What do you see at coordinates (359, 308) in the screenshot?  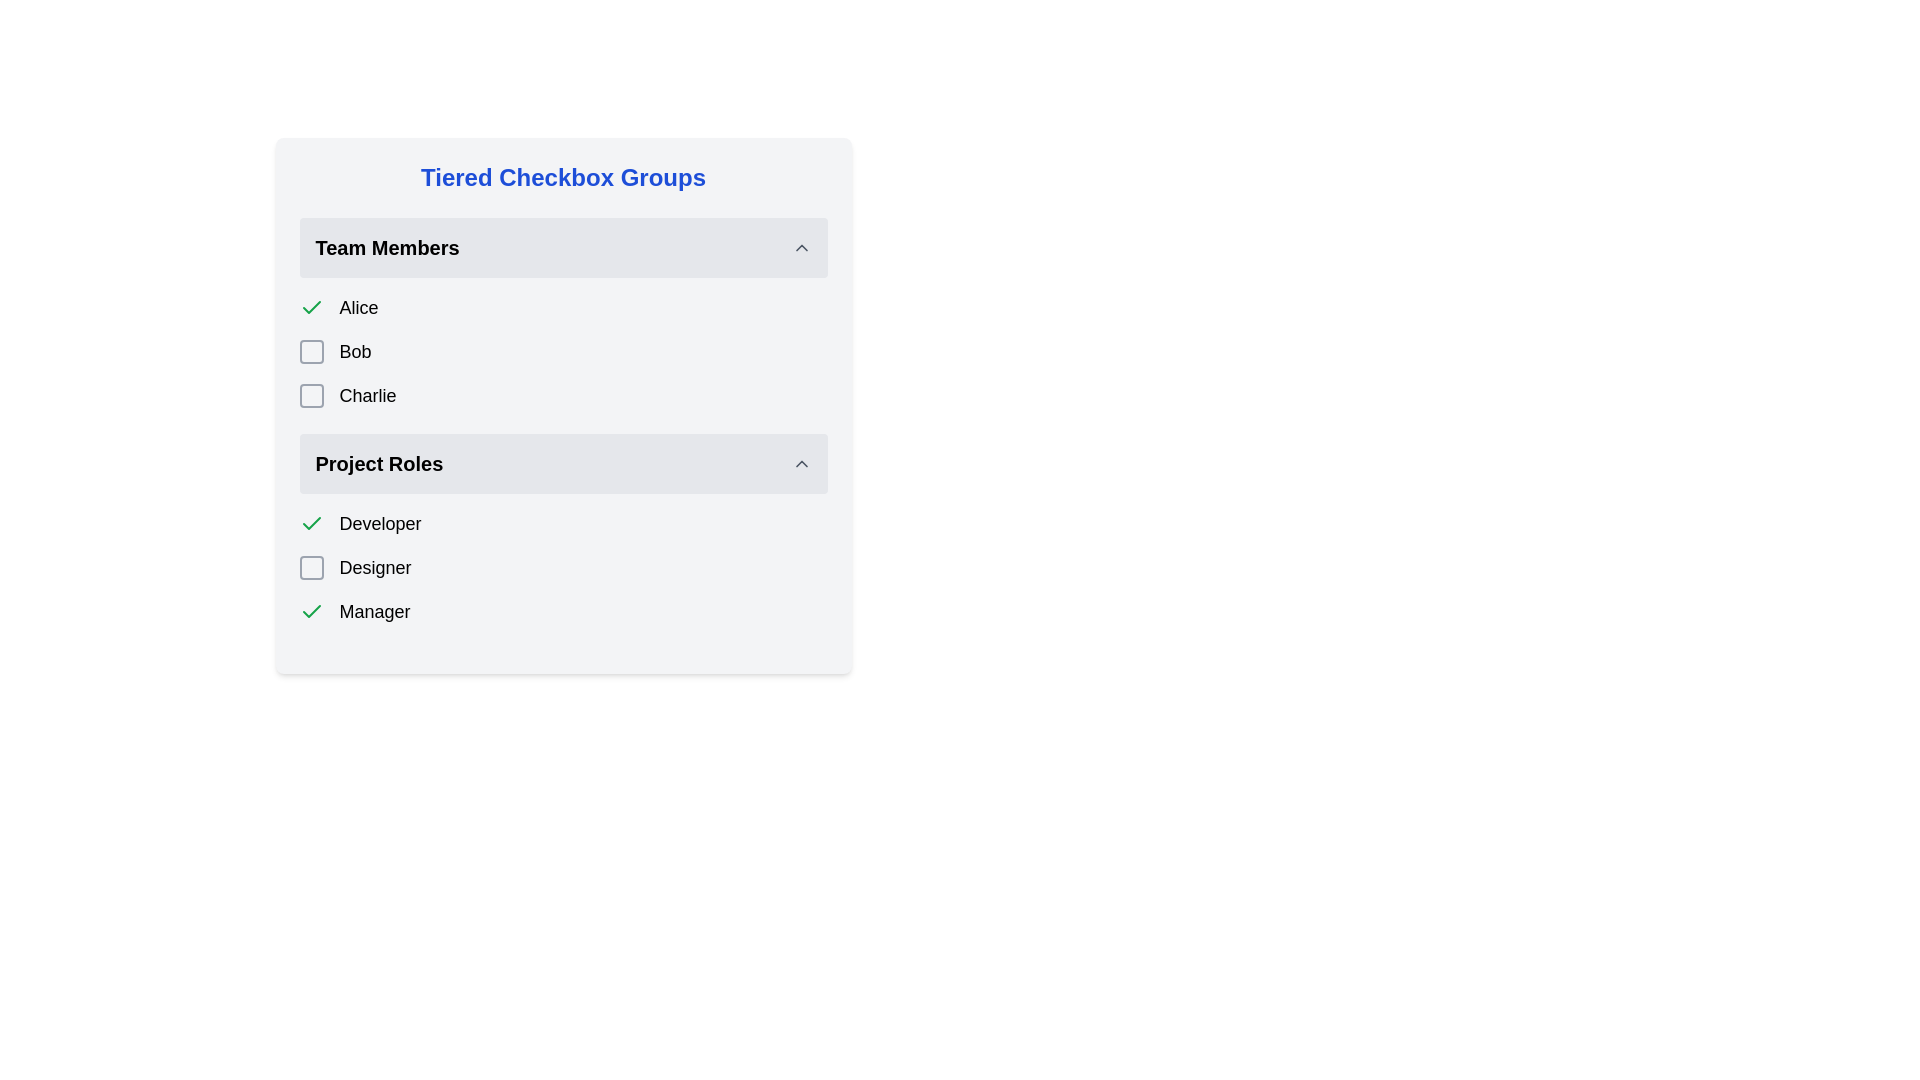 I see `the text label 'Alice' in the 'Team Members' list, which is the first item and has a green checkmark adjacent to it` at bounding box center [359, 308].